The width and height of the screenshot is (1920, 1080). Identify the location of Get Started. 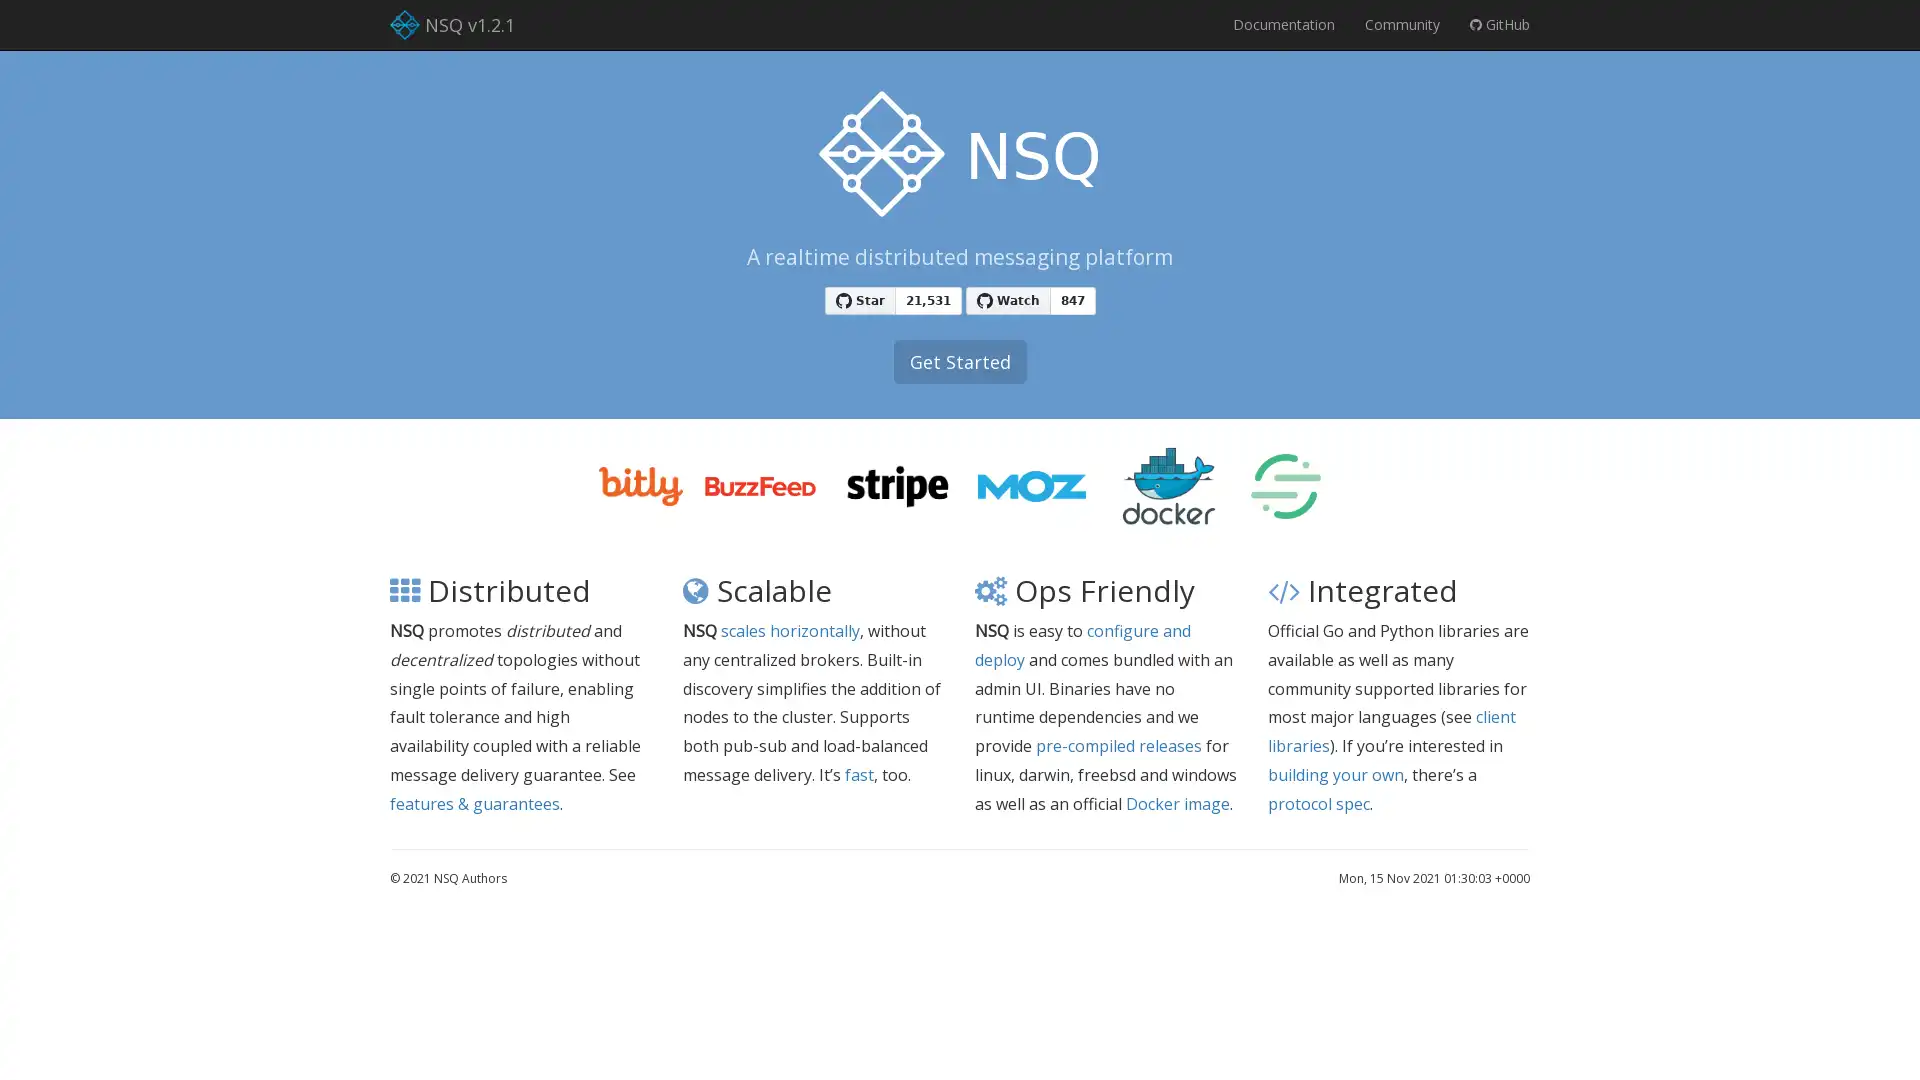
(958, 362).